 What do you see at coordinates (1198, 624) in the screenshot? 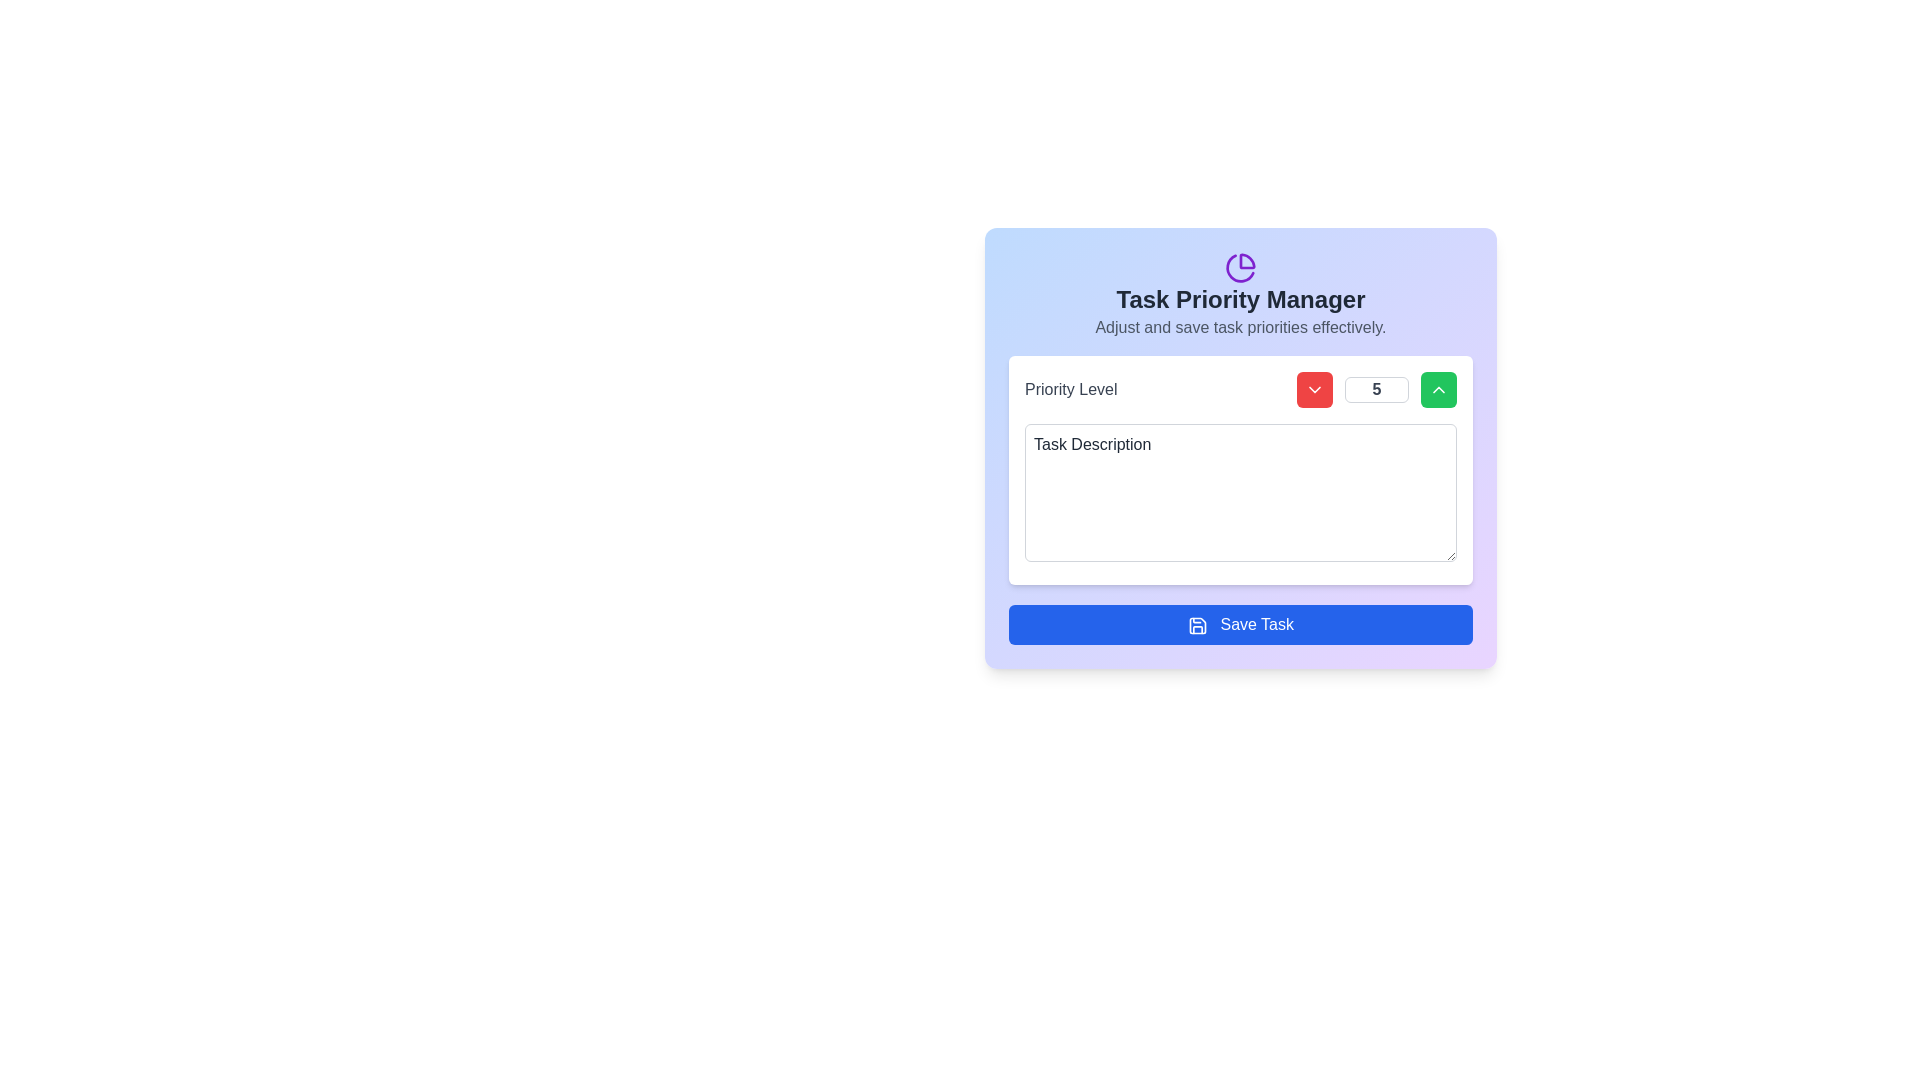
I see `the save icon located to the left of the 'Save Task' text in the blue button at the bottom of the 'Task Priority Manager' form` at bounding box center [1198, 624].